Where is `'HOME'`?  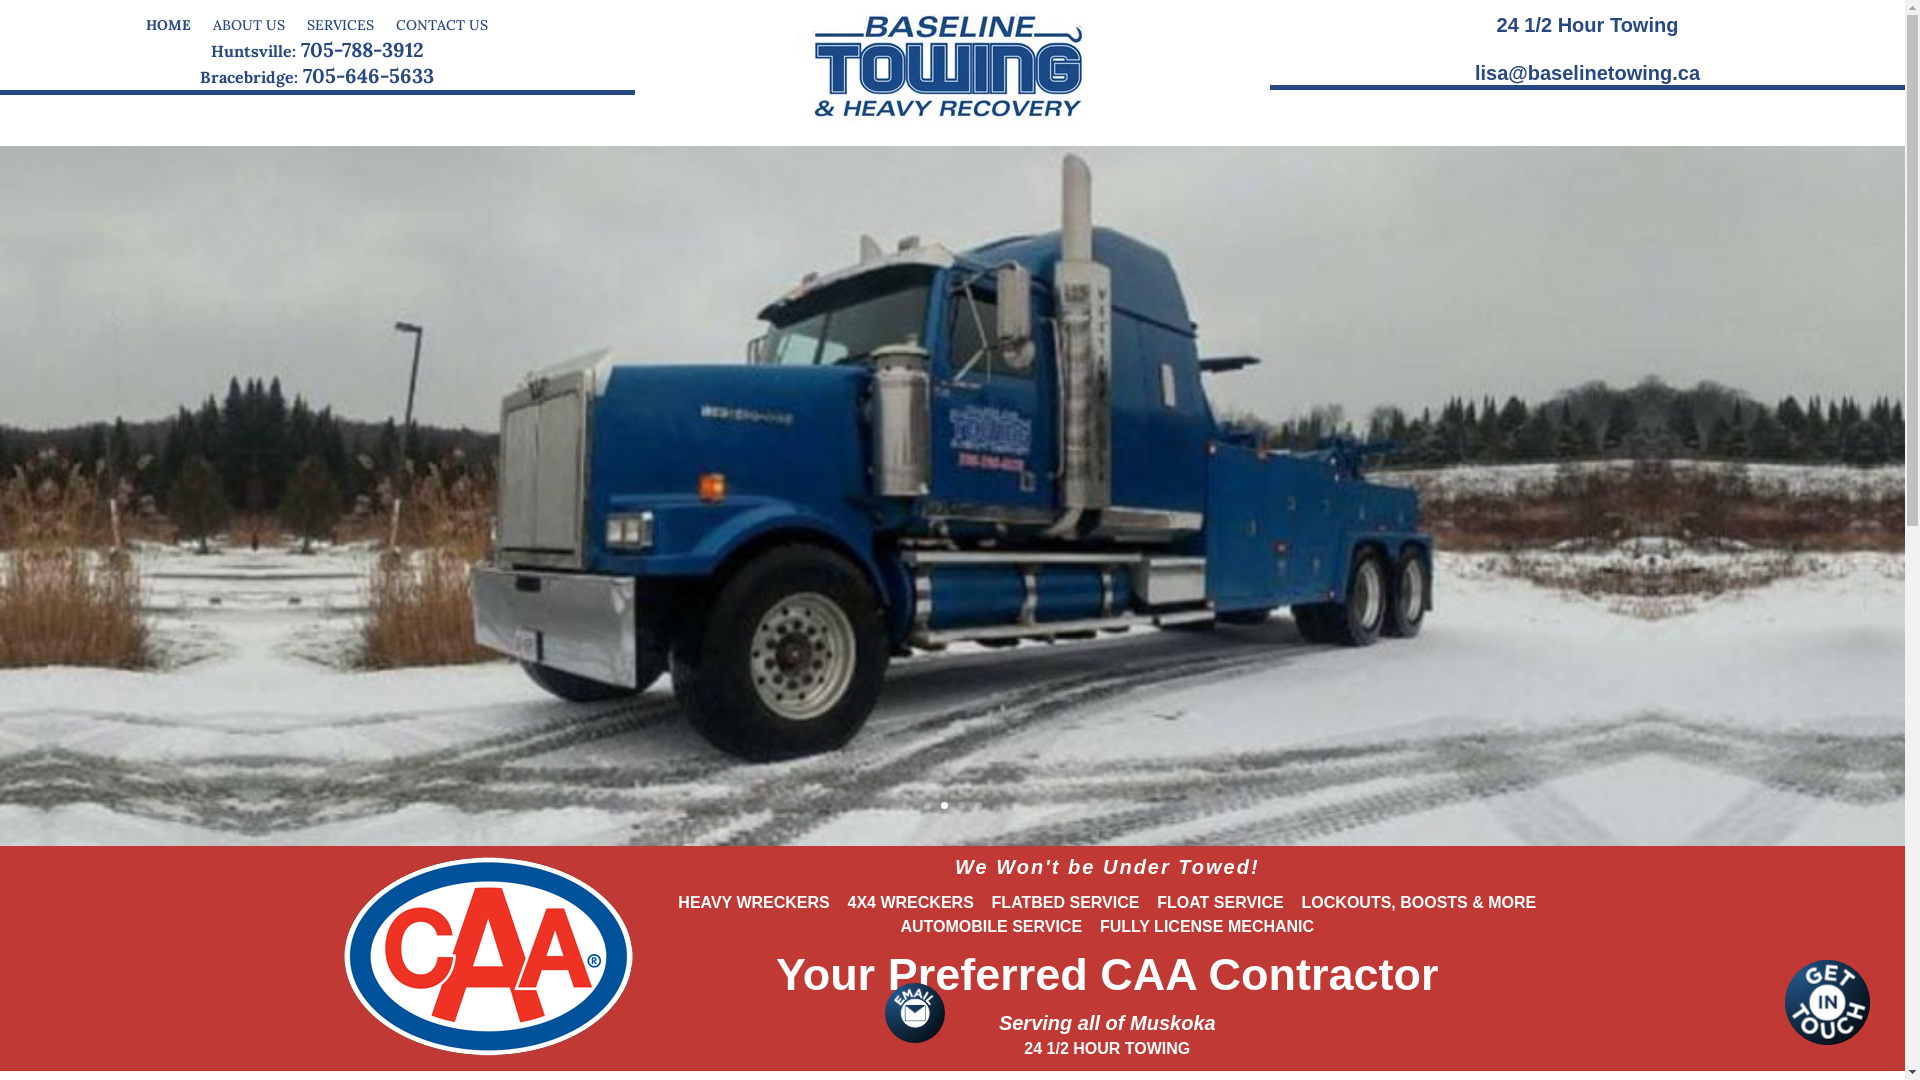 'HOME' is located at coordinates (168, 19).